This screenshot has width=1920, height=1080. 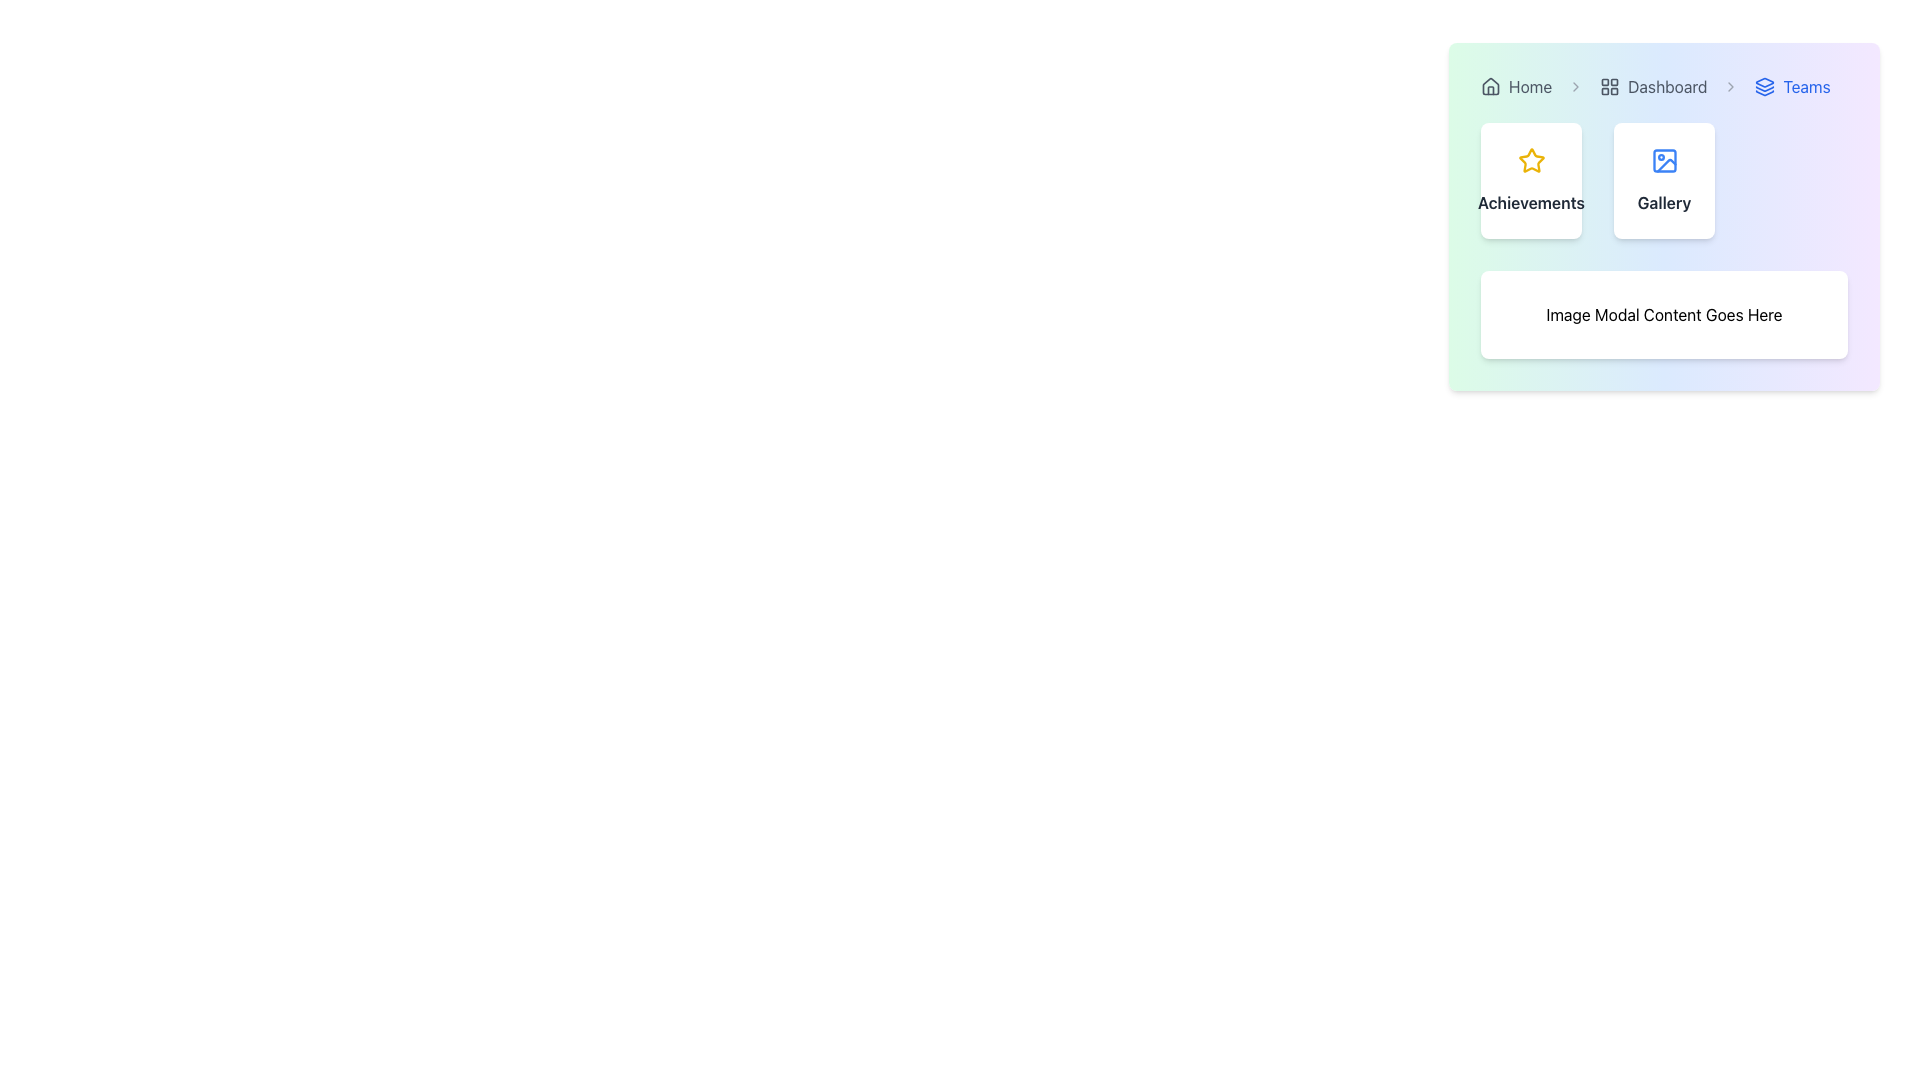 I want to click on the Gallery icon located at the top-right corner of the card structure labeled 'Gallery', so click(x=1664, y=160).